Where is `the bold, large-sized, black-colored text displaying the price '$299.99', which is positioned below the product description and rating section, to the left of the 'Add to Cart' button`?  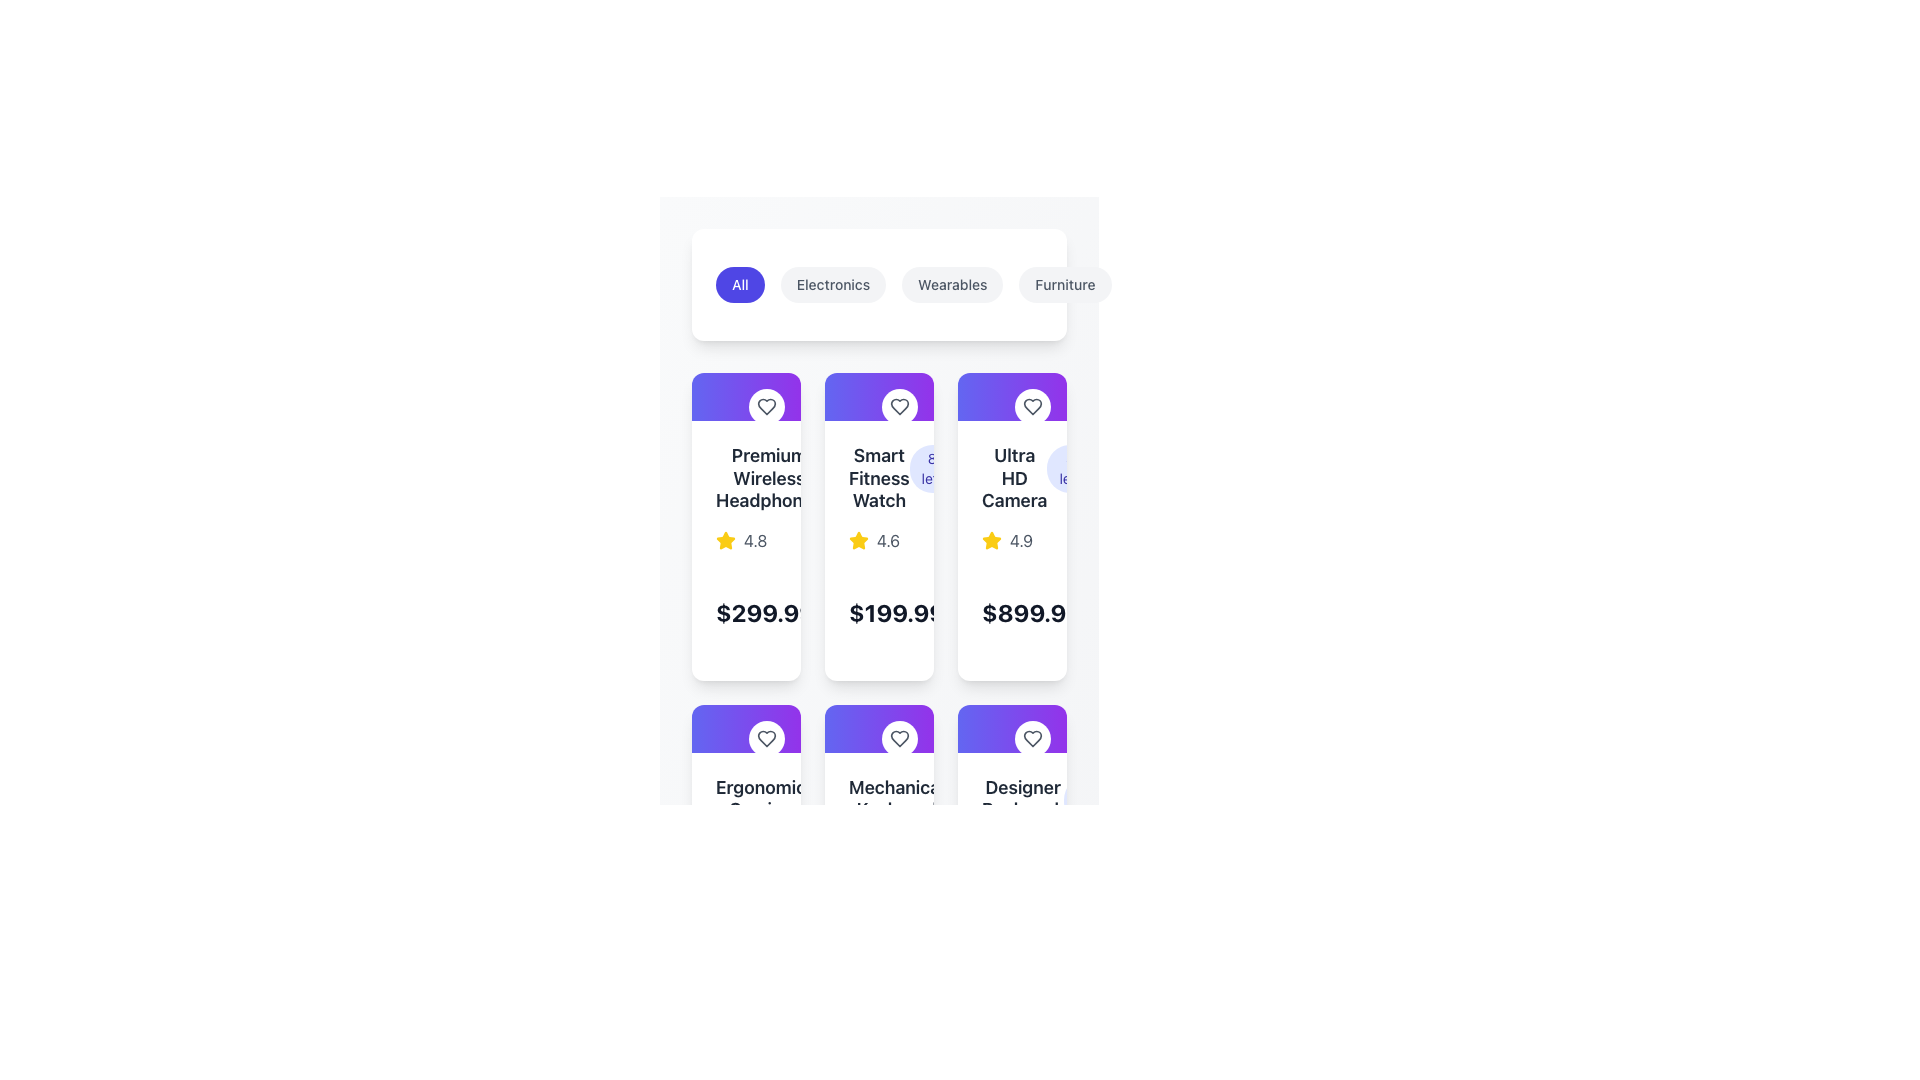 the bold, large-sized, black-colored text displaying the price '$299.99', which is positioned below the product description and rating section, to the left of the 'Add to Cart' button is located at coordinates (764, 611).